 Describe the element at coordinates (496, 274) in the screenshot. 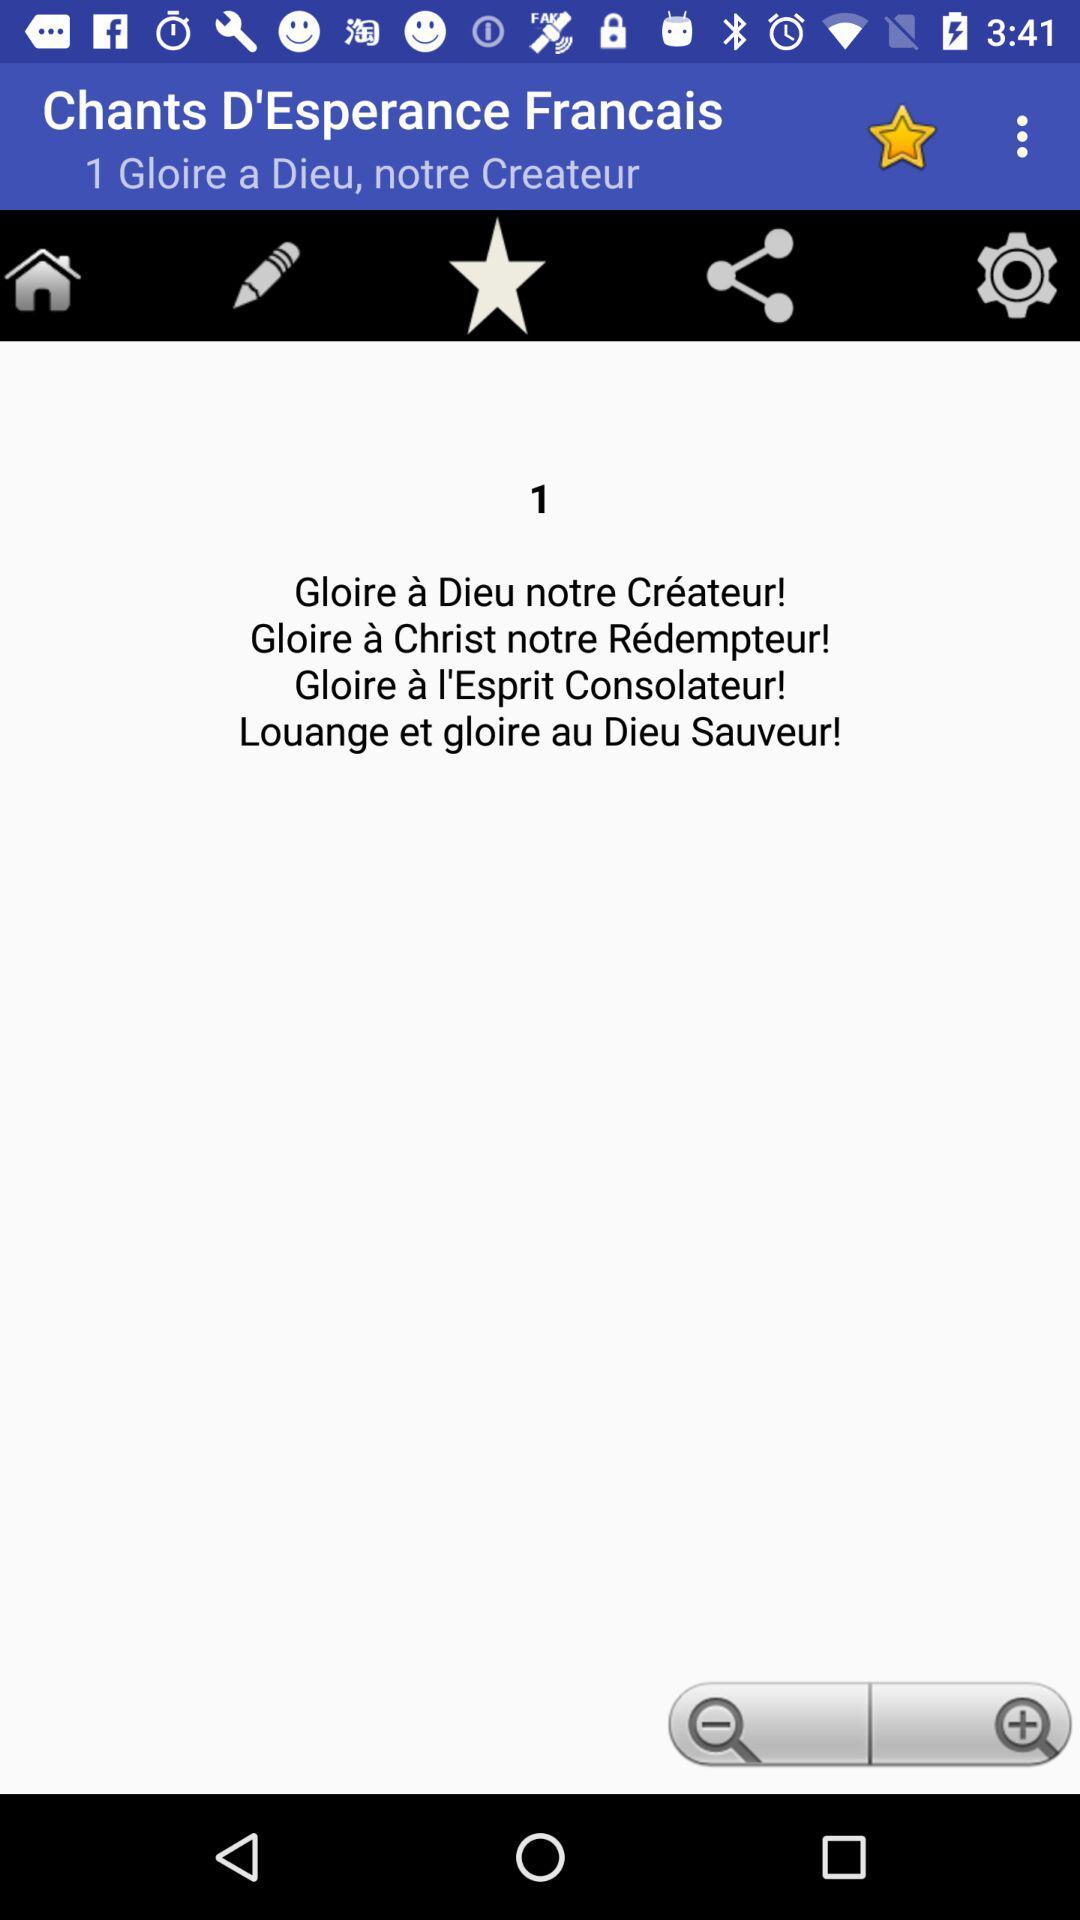

I see `the star button icon` at that location.